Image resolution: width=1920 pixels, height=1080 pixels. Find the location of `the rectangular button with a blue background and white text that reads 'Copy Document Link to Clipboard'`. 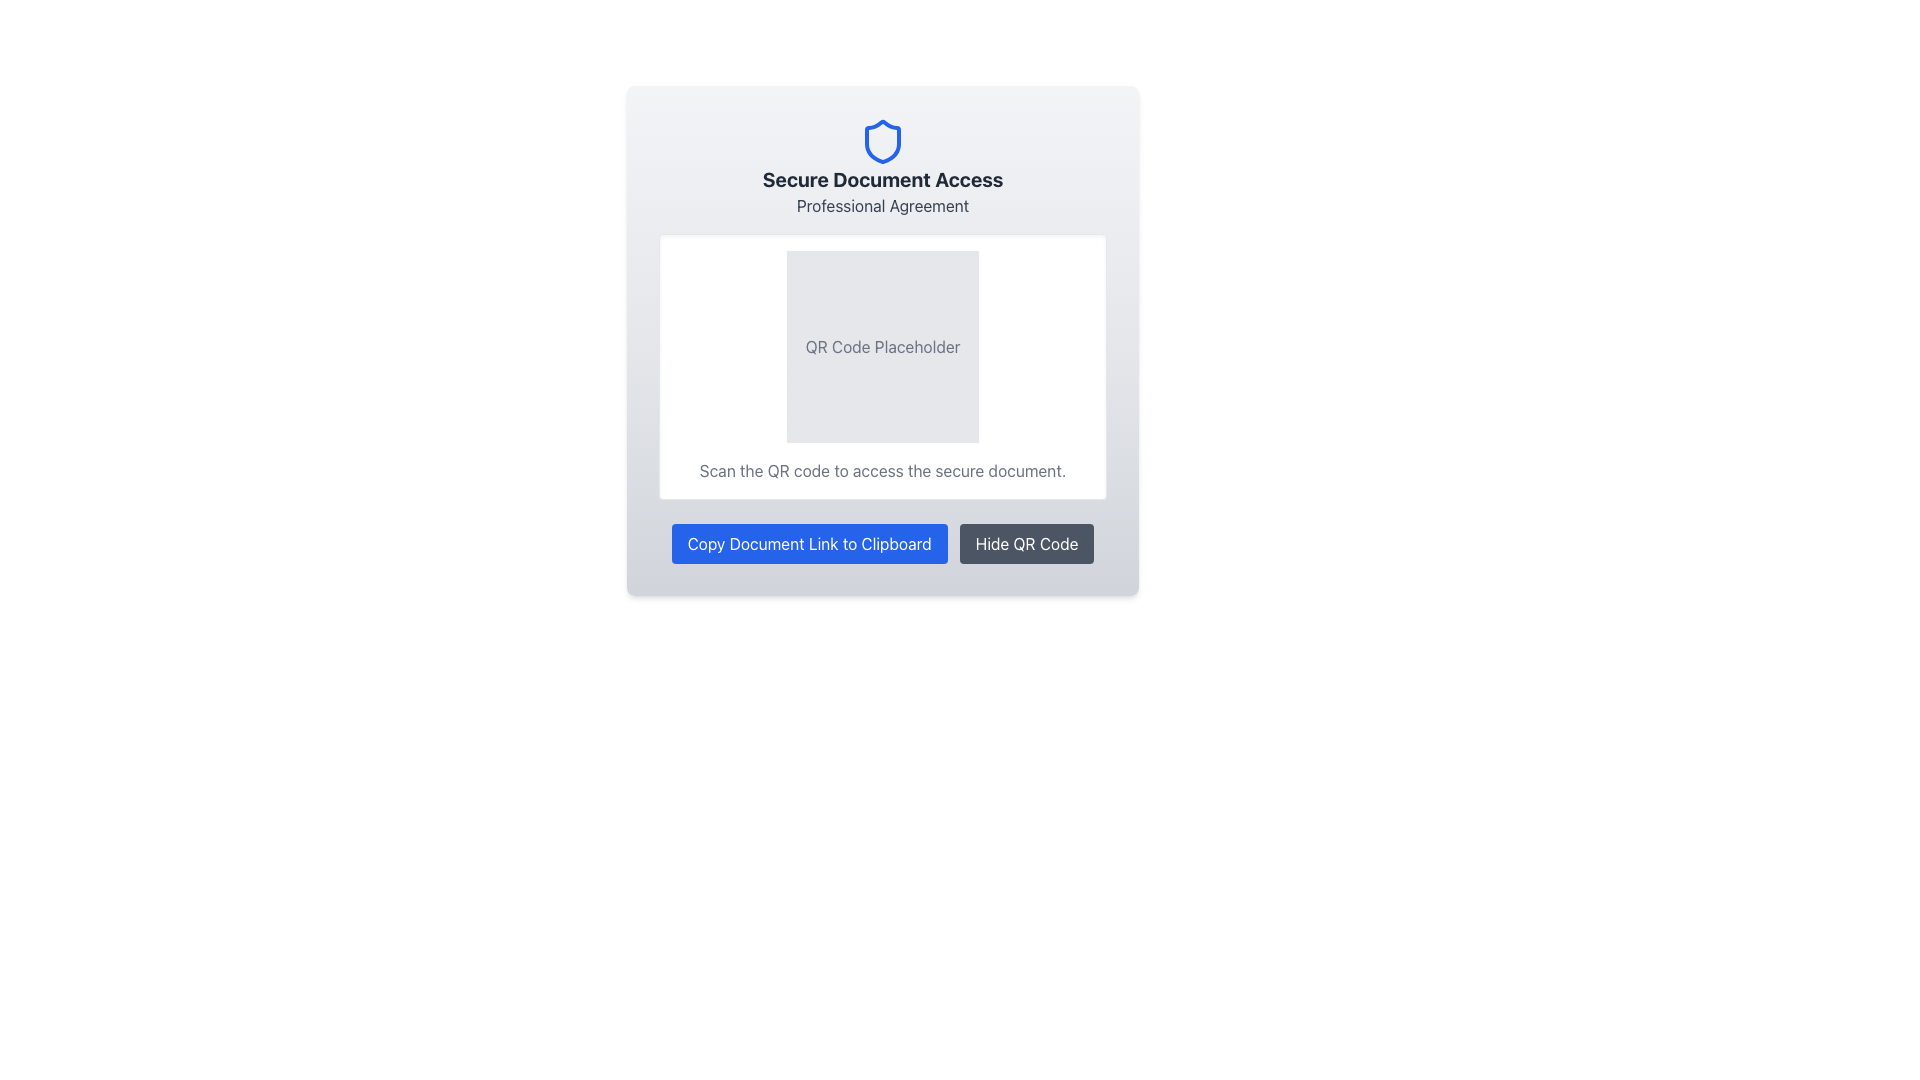

the rectangular button with a blue background and white text that reads 'Copy Document Link to Clipboard' is located at coordinates (809, 543).